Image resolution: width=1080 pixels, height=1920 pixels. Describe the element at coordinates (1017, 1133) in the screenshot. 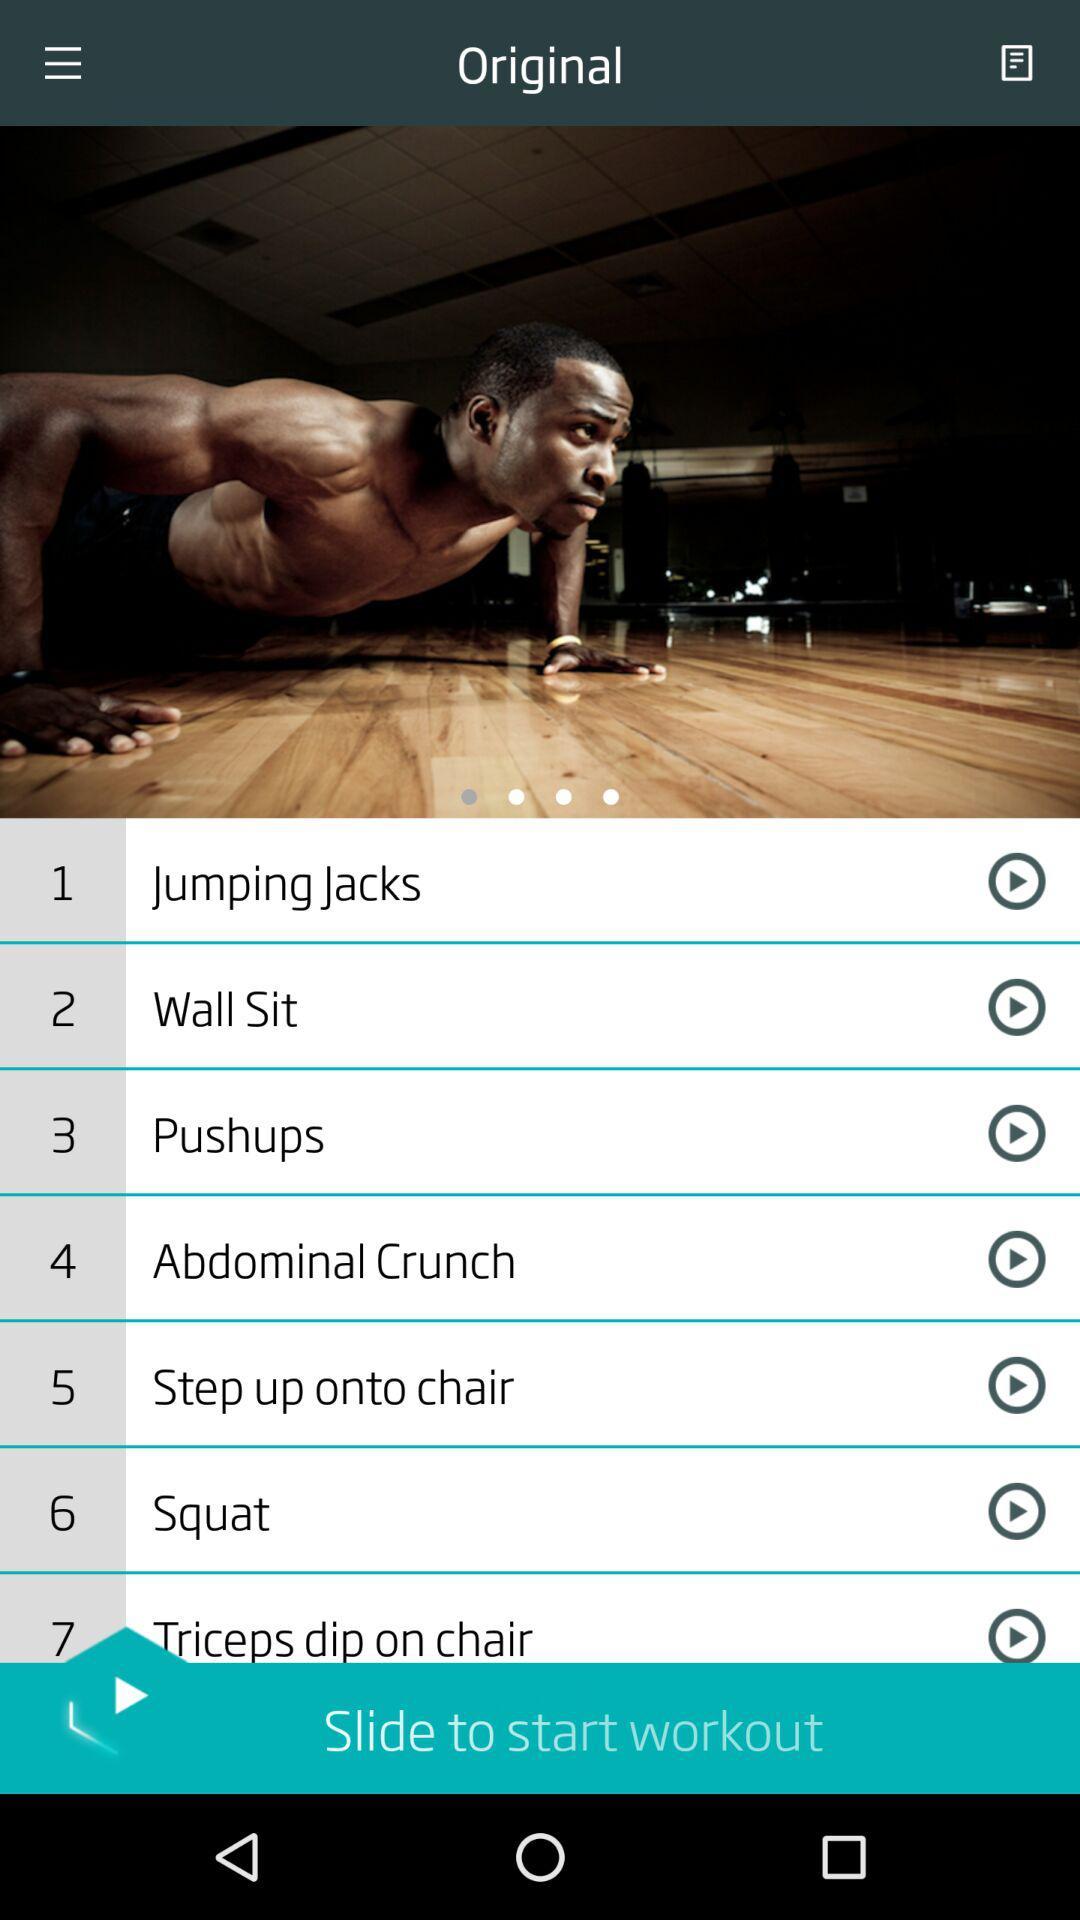

I see `the play icon` at that location.